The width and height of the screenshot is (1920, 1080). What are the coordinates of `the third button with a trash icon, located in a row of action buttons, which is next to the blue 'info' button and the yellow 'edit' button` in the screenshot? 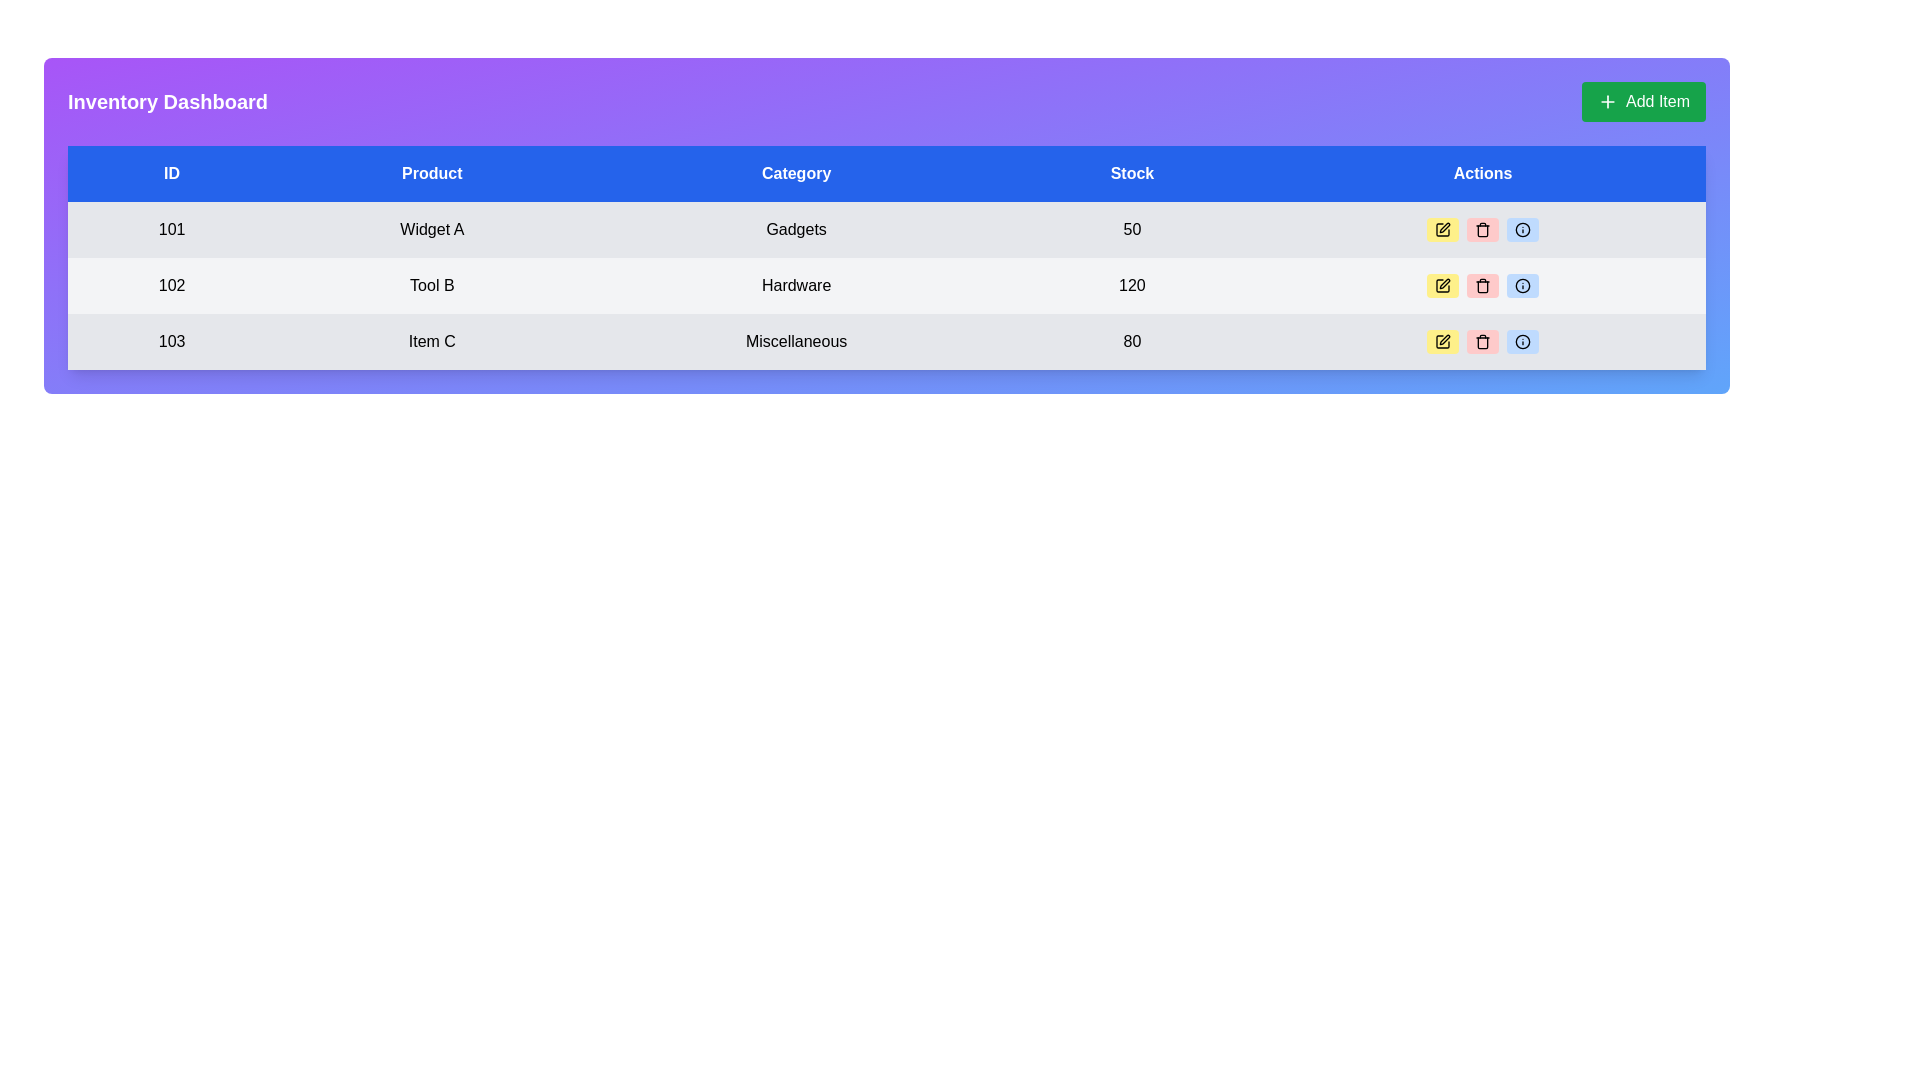 It's located at (1483, 229).